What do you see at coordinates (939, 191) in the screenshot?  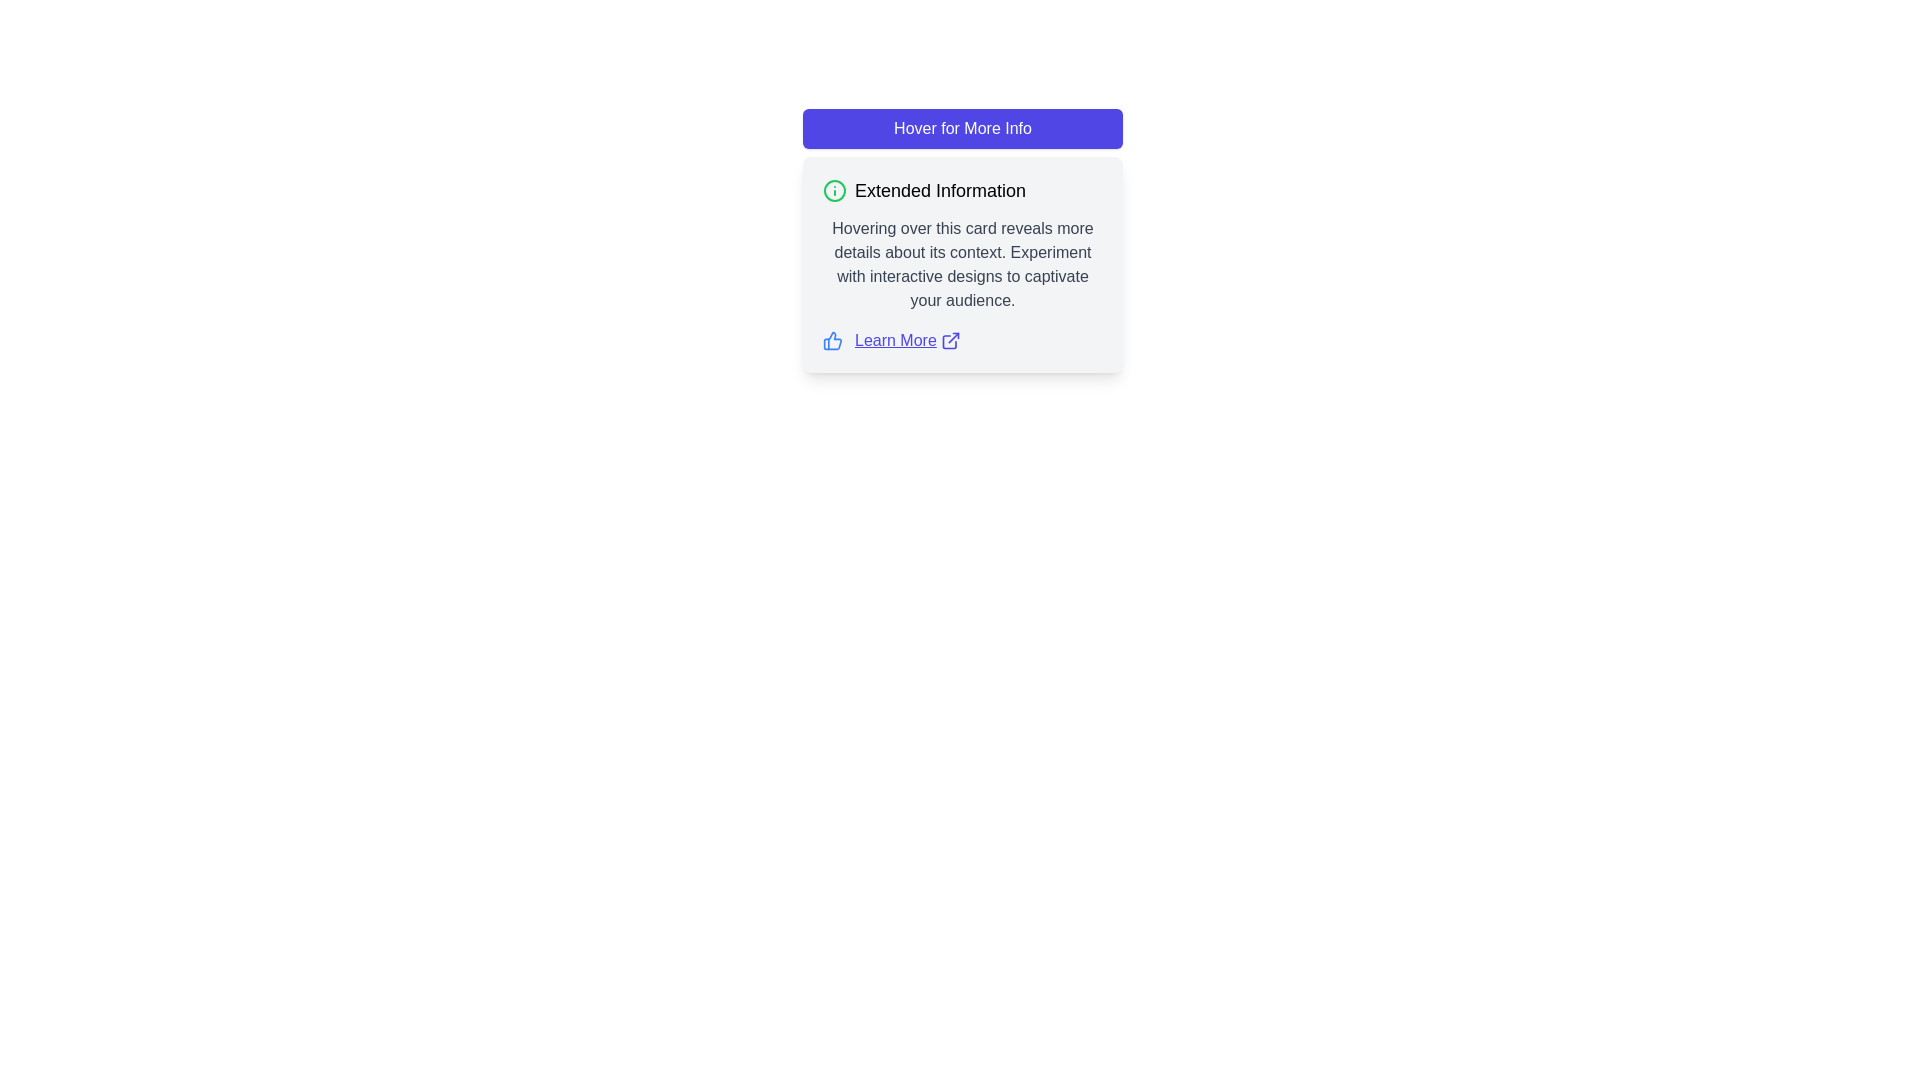 I see `the text label displaying 'Extended Information', which is styled prominently as a header and positioned centrally in the card` at bounding box center [939, 191].